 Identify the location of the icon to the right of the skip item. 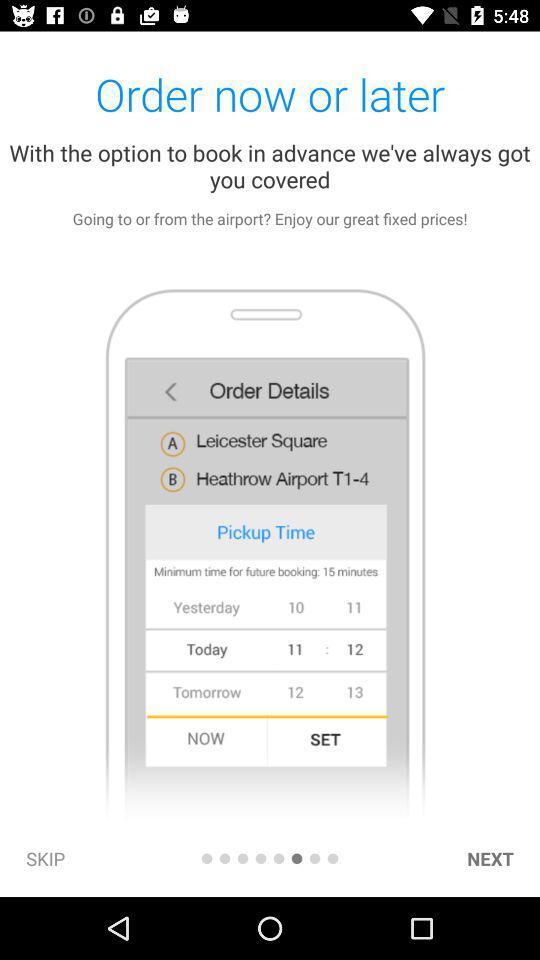
(205, 857).